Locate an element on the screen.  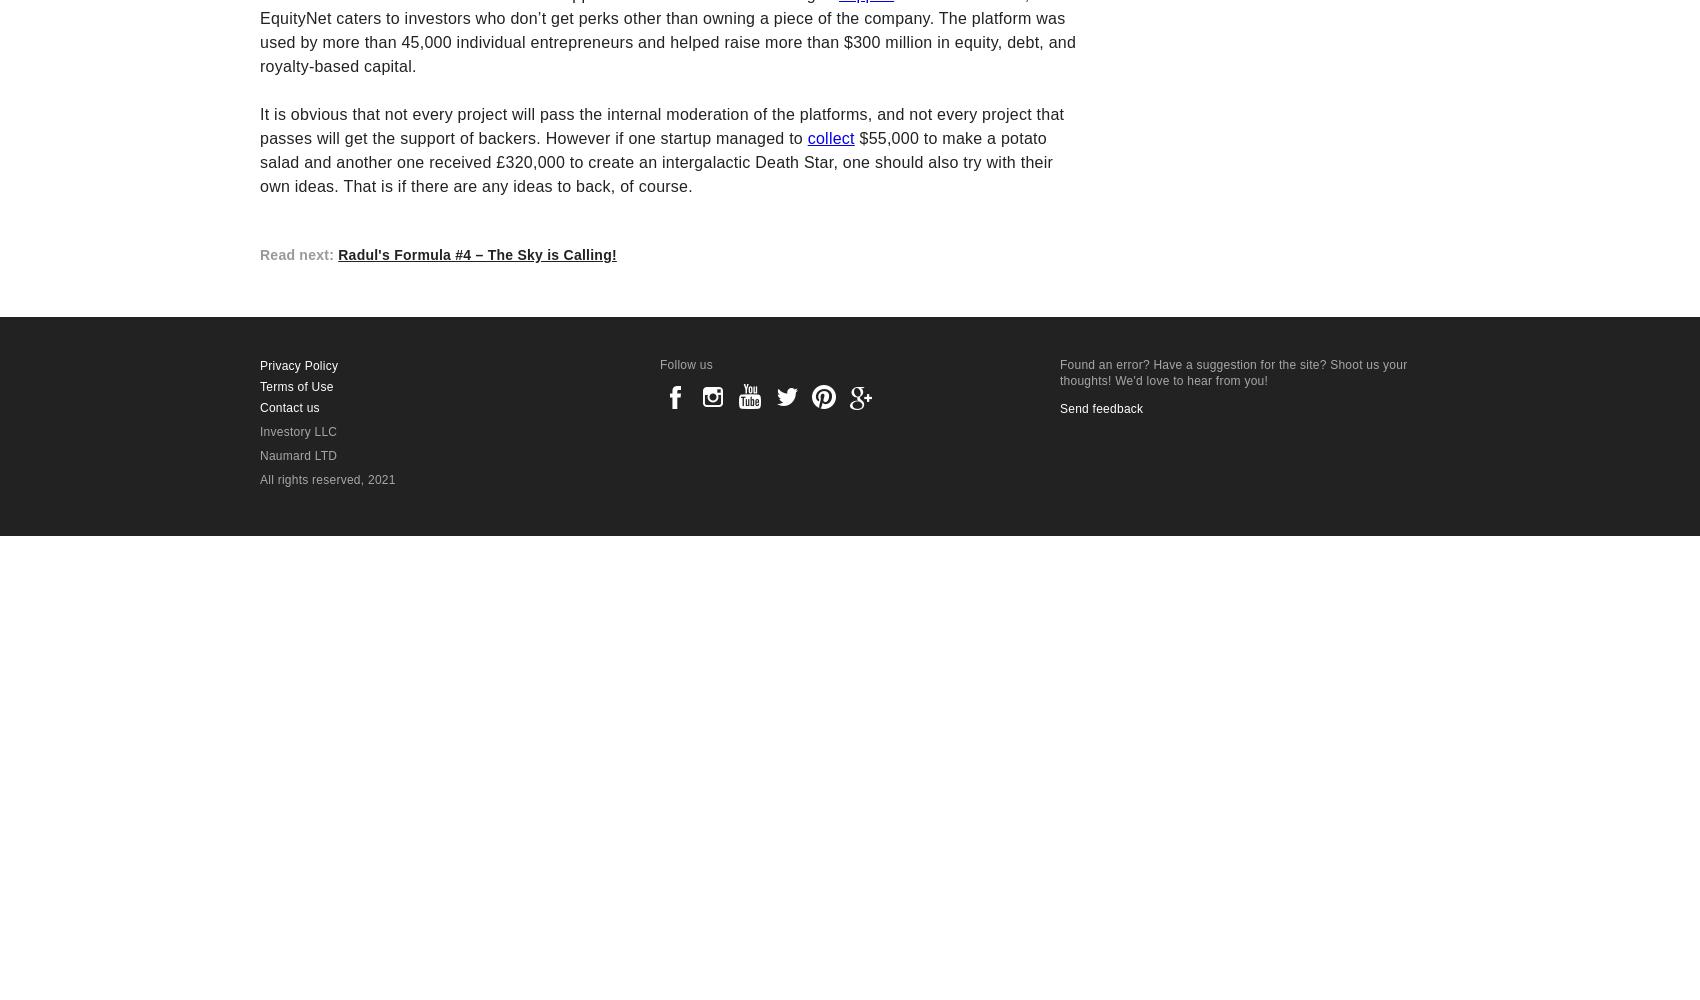
'Terms of Use' is located at coordinates (259, 386).